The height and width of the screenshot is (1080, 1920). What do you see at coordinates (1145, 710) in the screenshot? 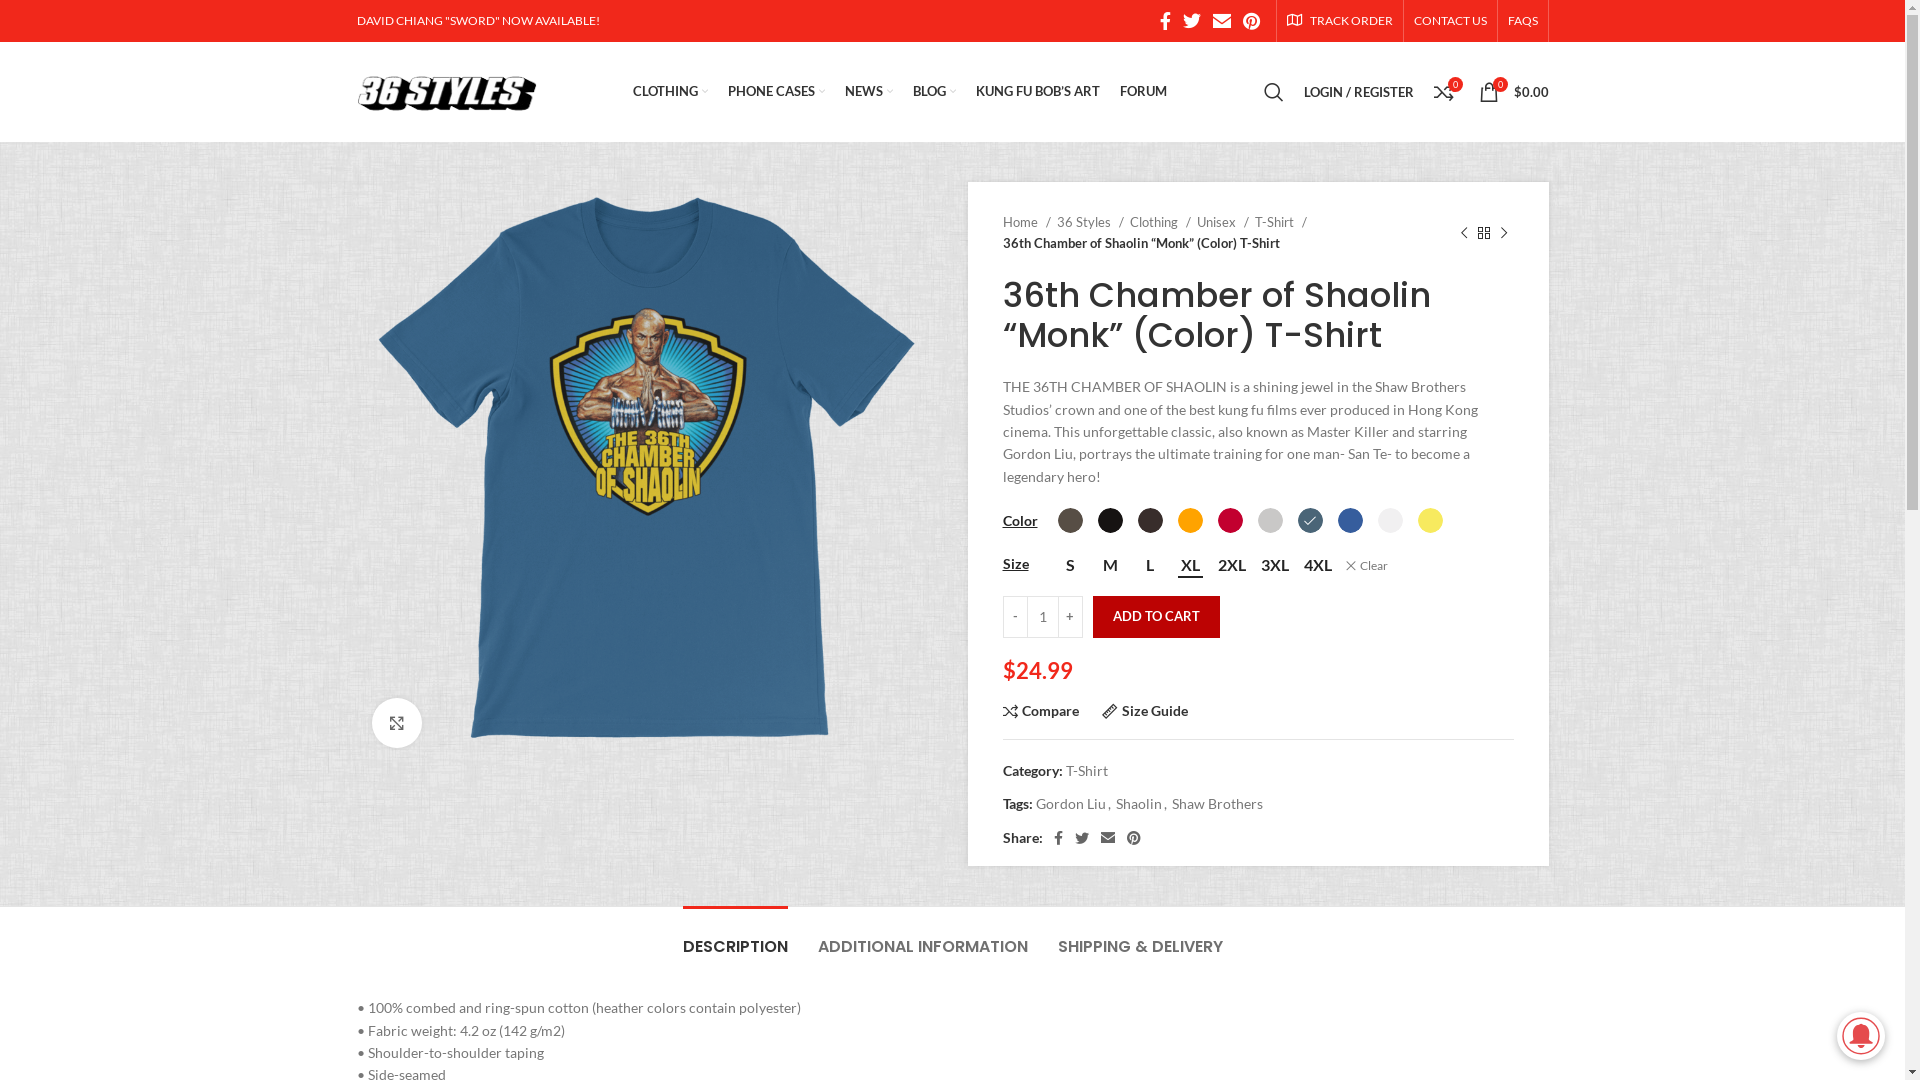
I see `'Size Guide'` at bounding box center [1145, 710].